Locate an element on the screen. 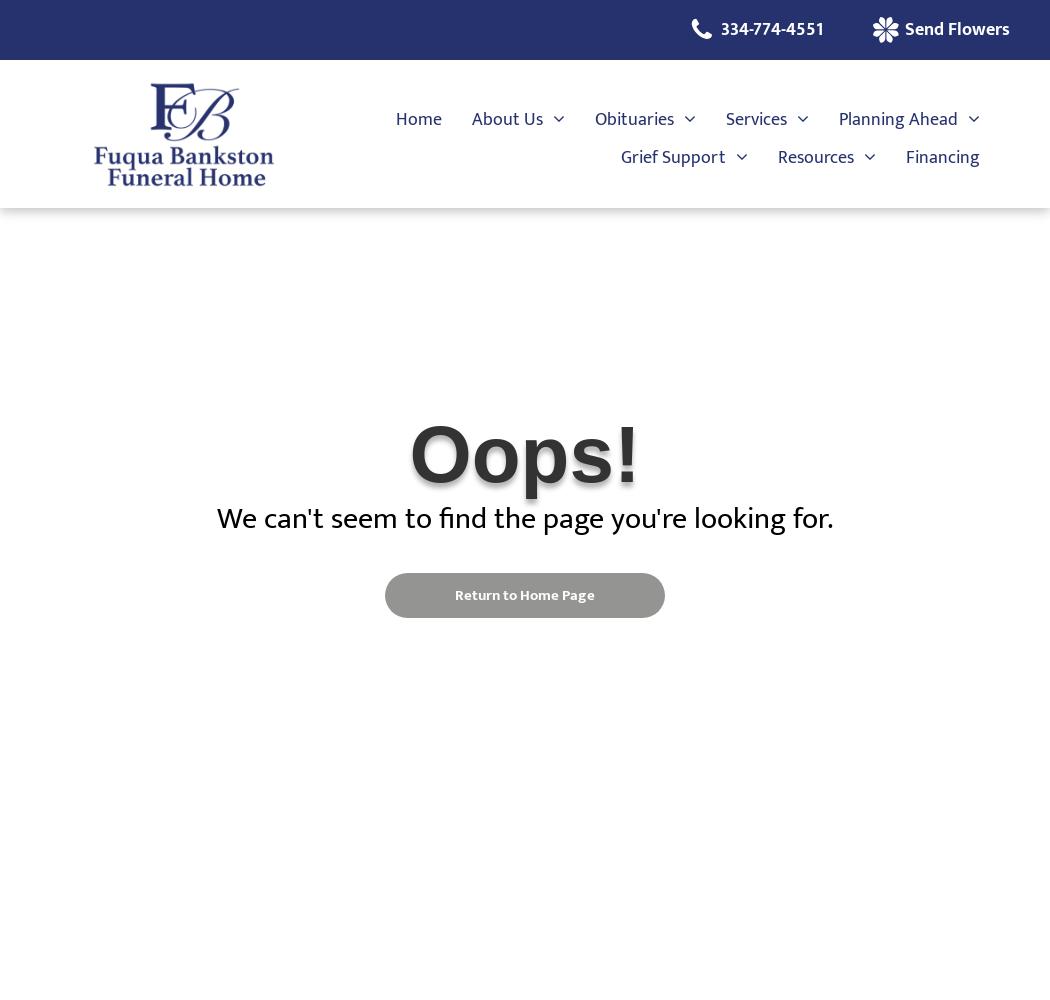 Image resolution: width=1050 pixels, height=1000 pixels. 'Grief Resources' is located at coordinates (689, 301).